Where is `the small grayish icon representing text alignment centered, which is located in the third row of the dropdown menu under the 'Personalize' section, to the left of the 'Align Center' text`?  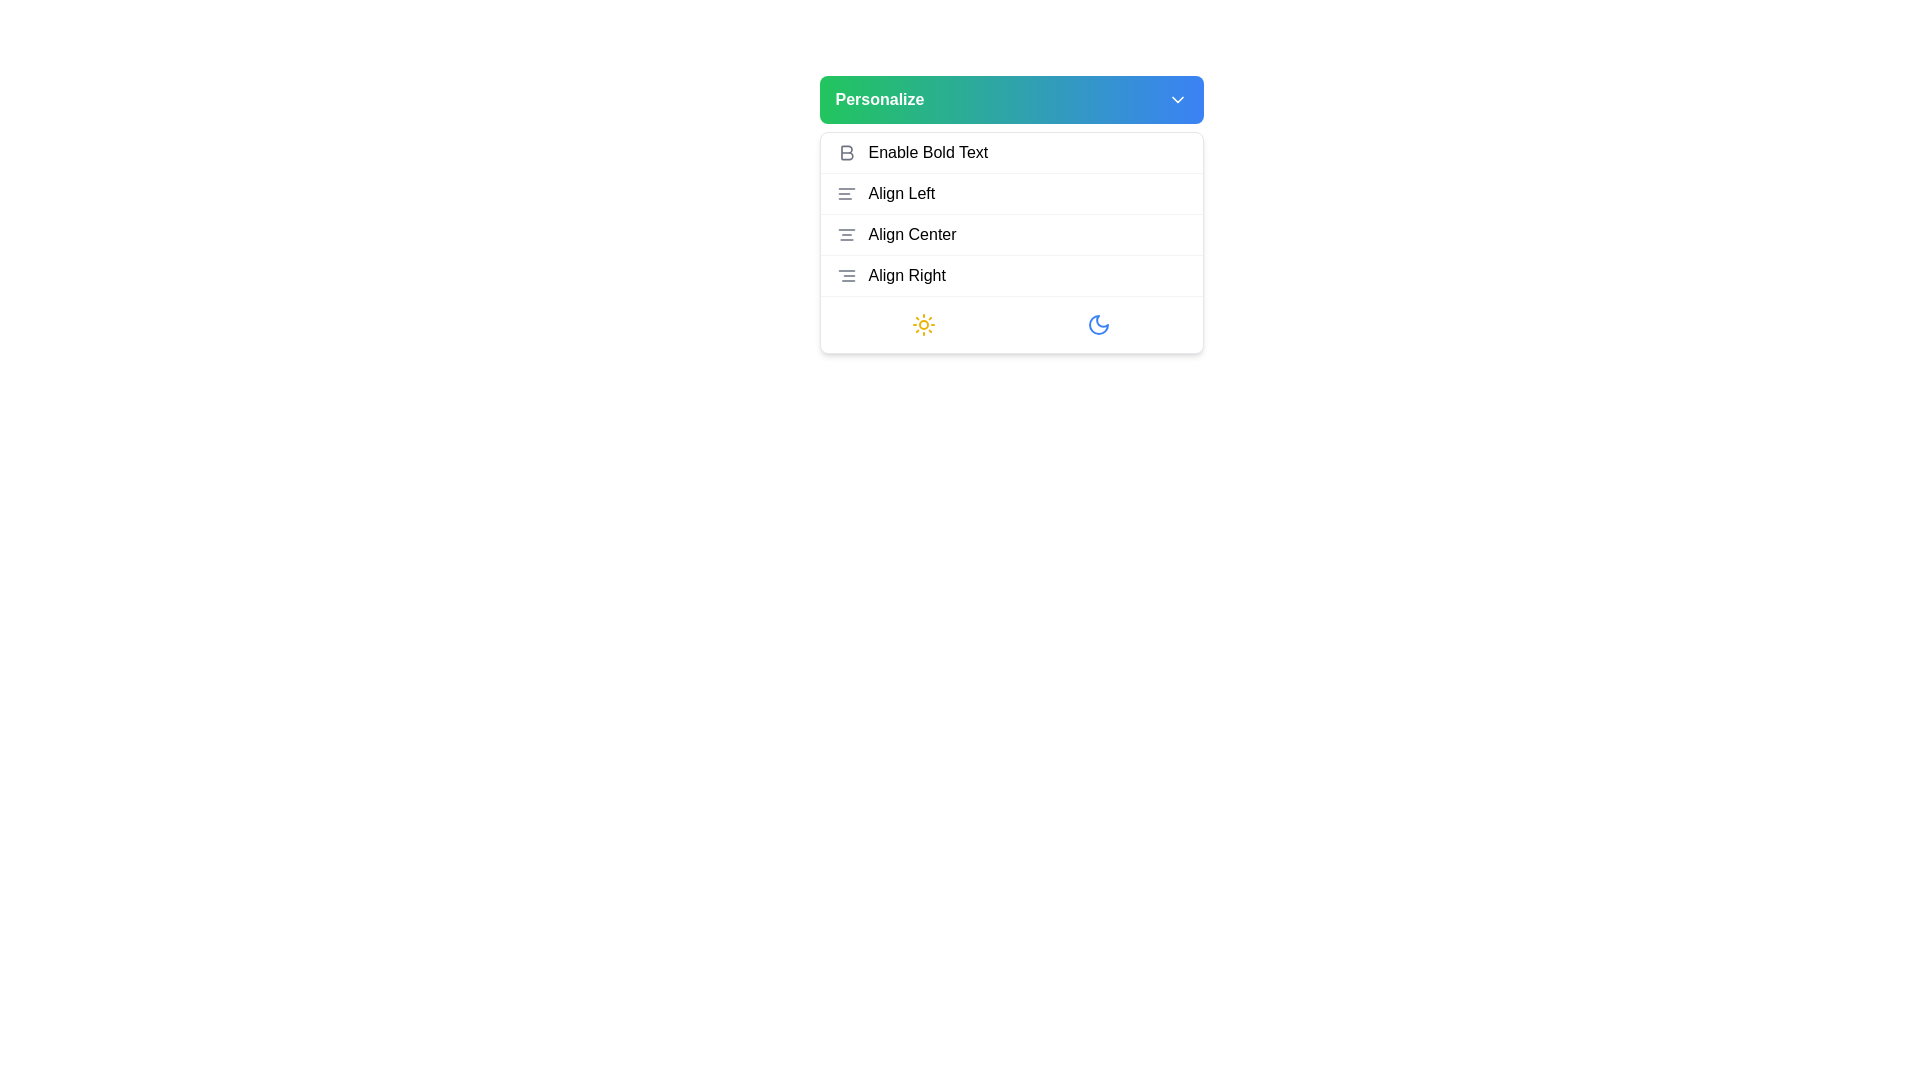 the small grayish icon representing text alignment centered, which is located in the third row of the dropdown menu under the 'Personalize' section, to the left of the 'Align Center' text is located at coordinates (846, 234).